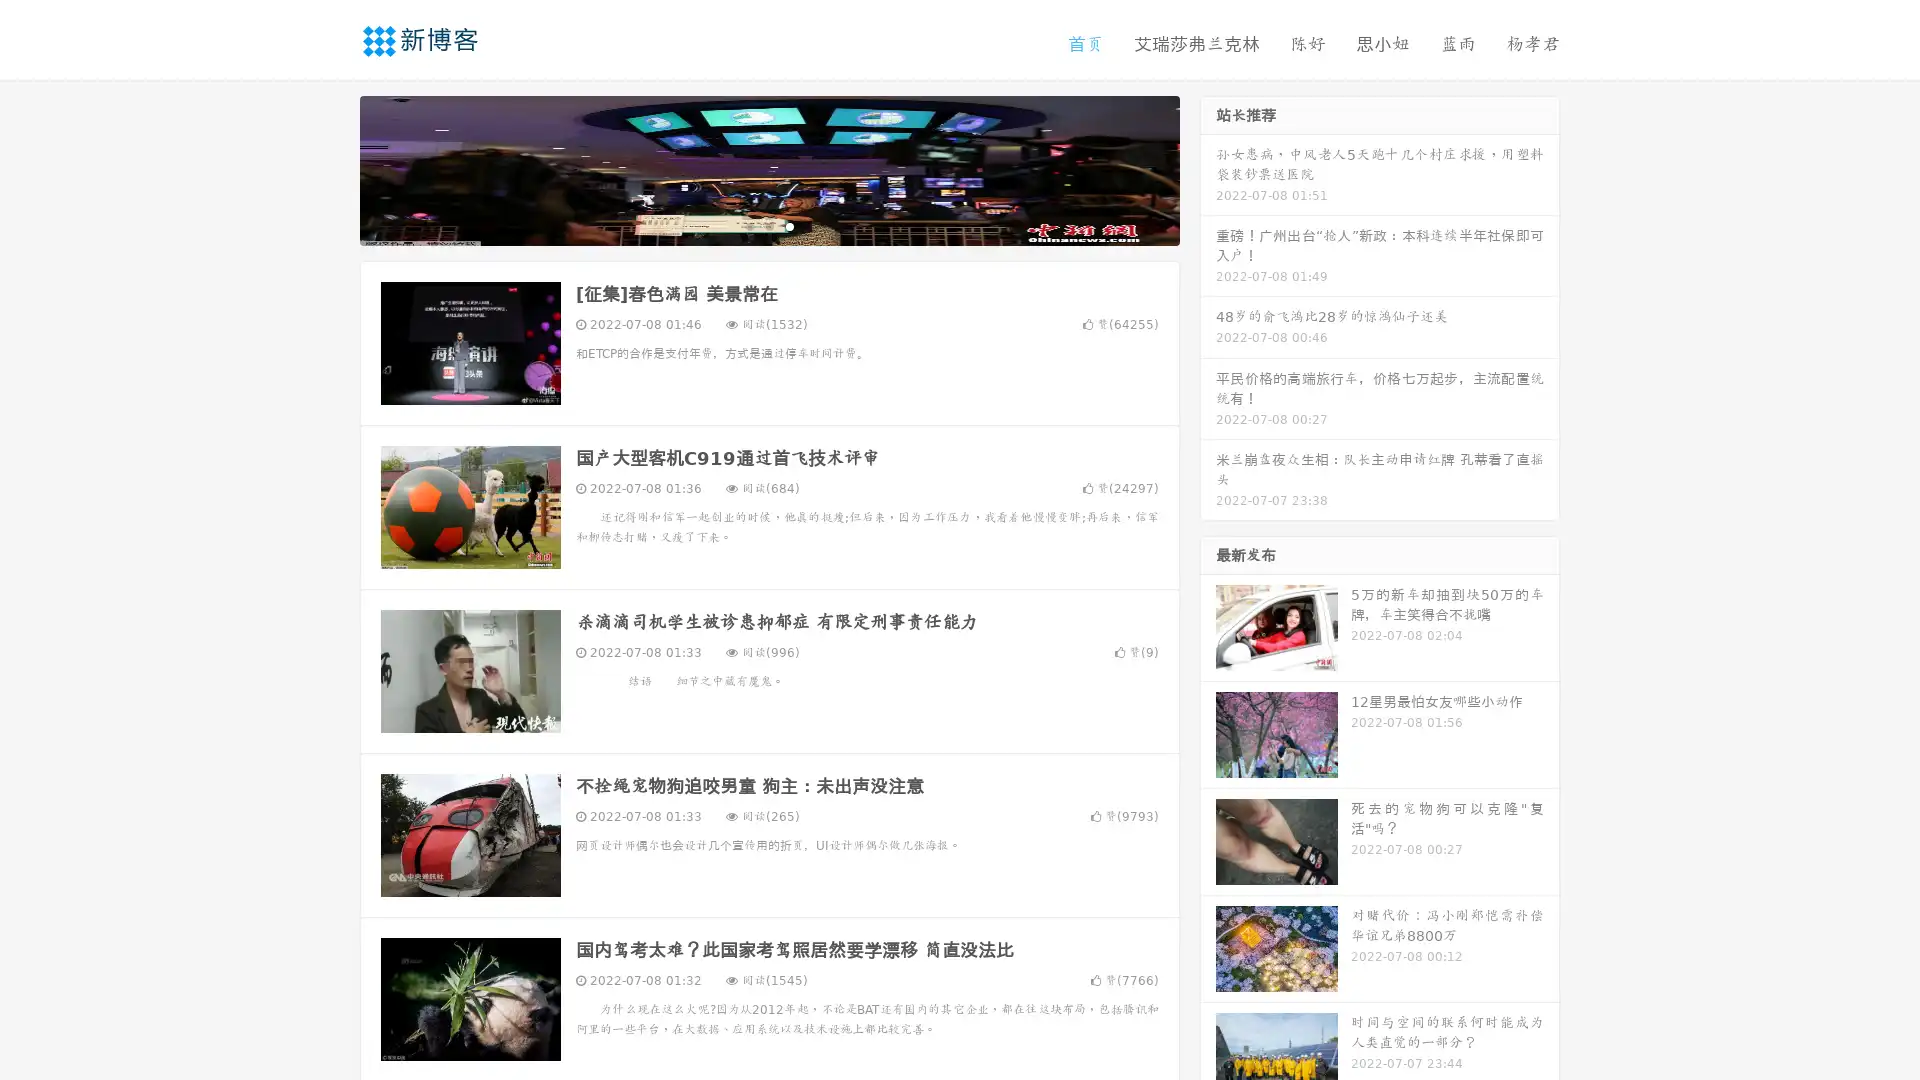  What do you see at coordinates (1208, 168) in the screenshot?
I see `Next slide` at bounding box center [1208, 168].